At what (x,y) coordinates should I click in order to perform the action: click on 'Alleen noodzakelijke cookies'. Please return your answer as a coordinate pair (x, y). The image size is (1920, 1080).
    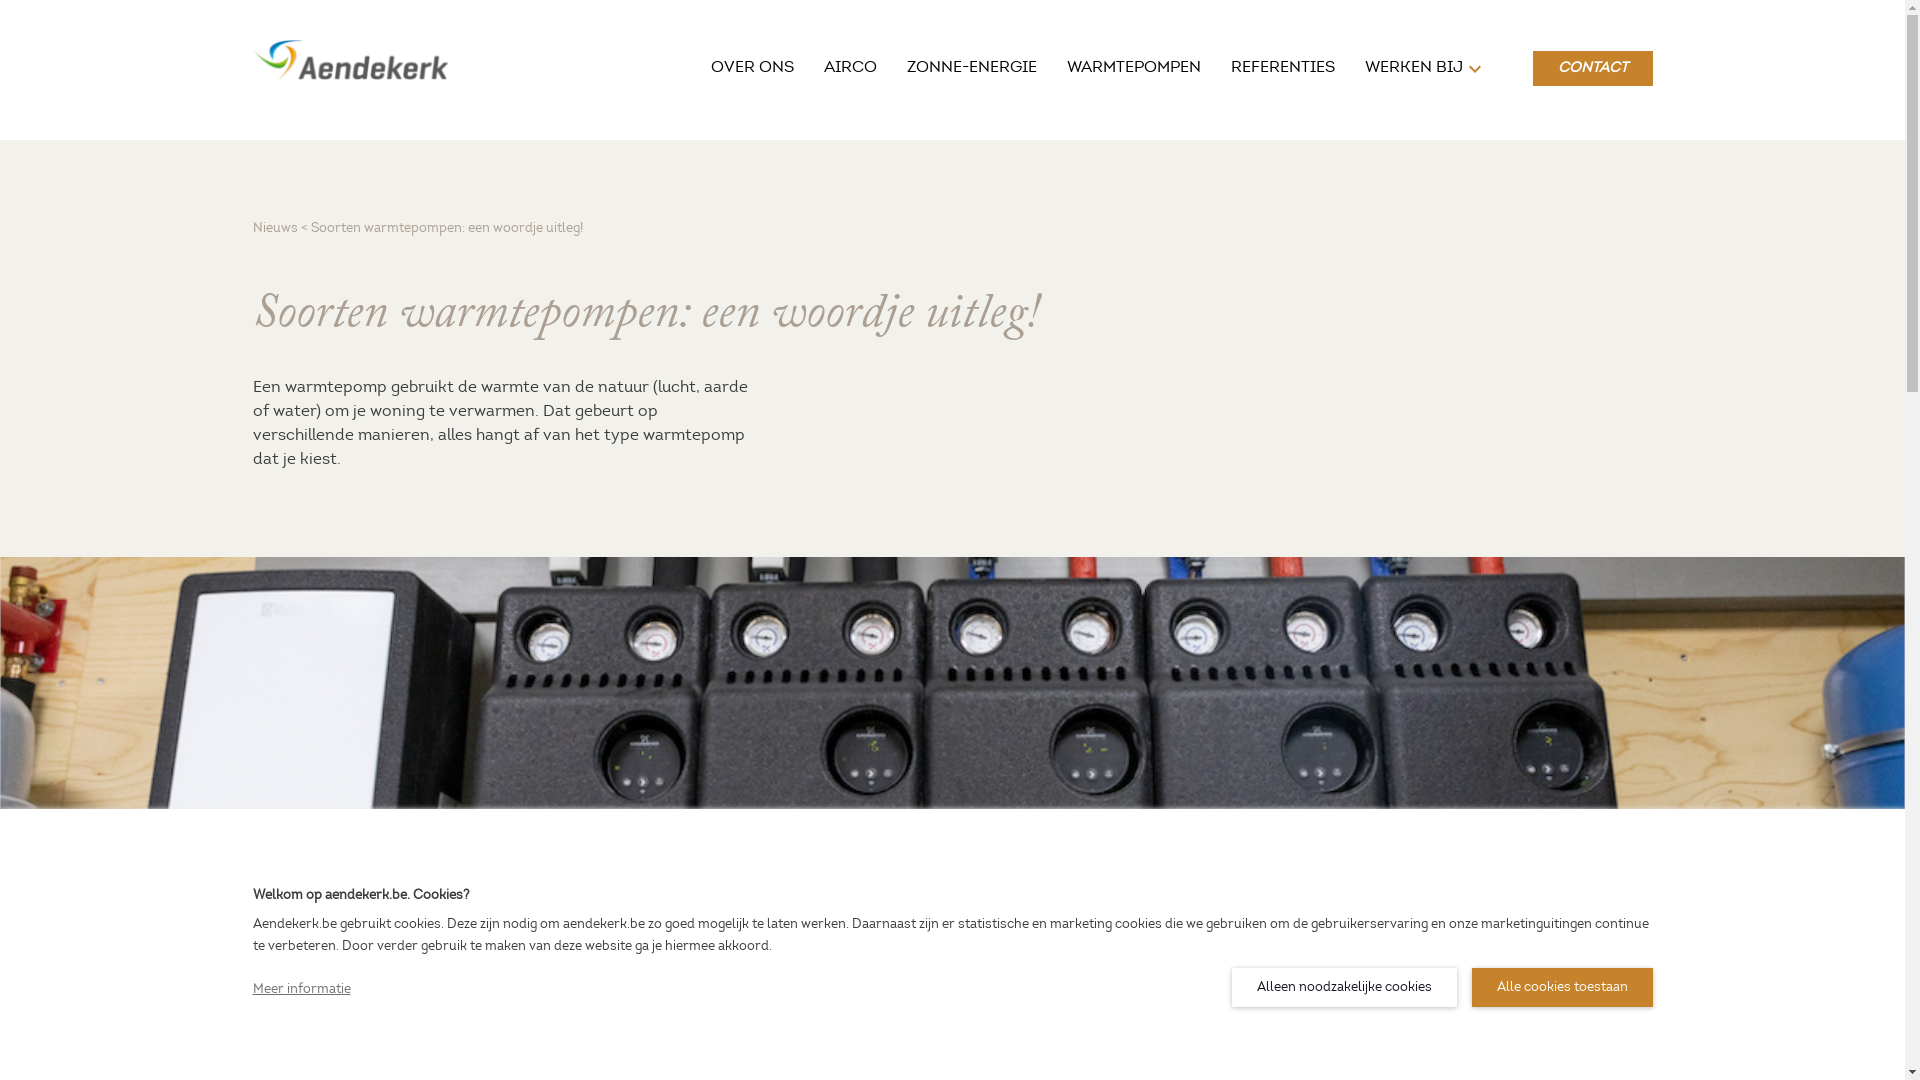
    Looking at the image, I should click on (1231, 986).